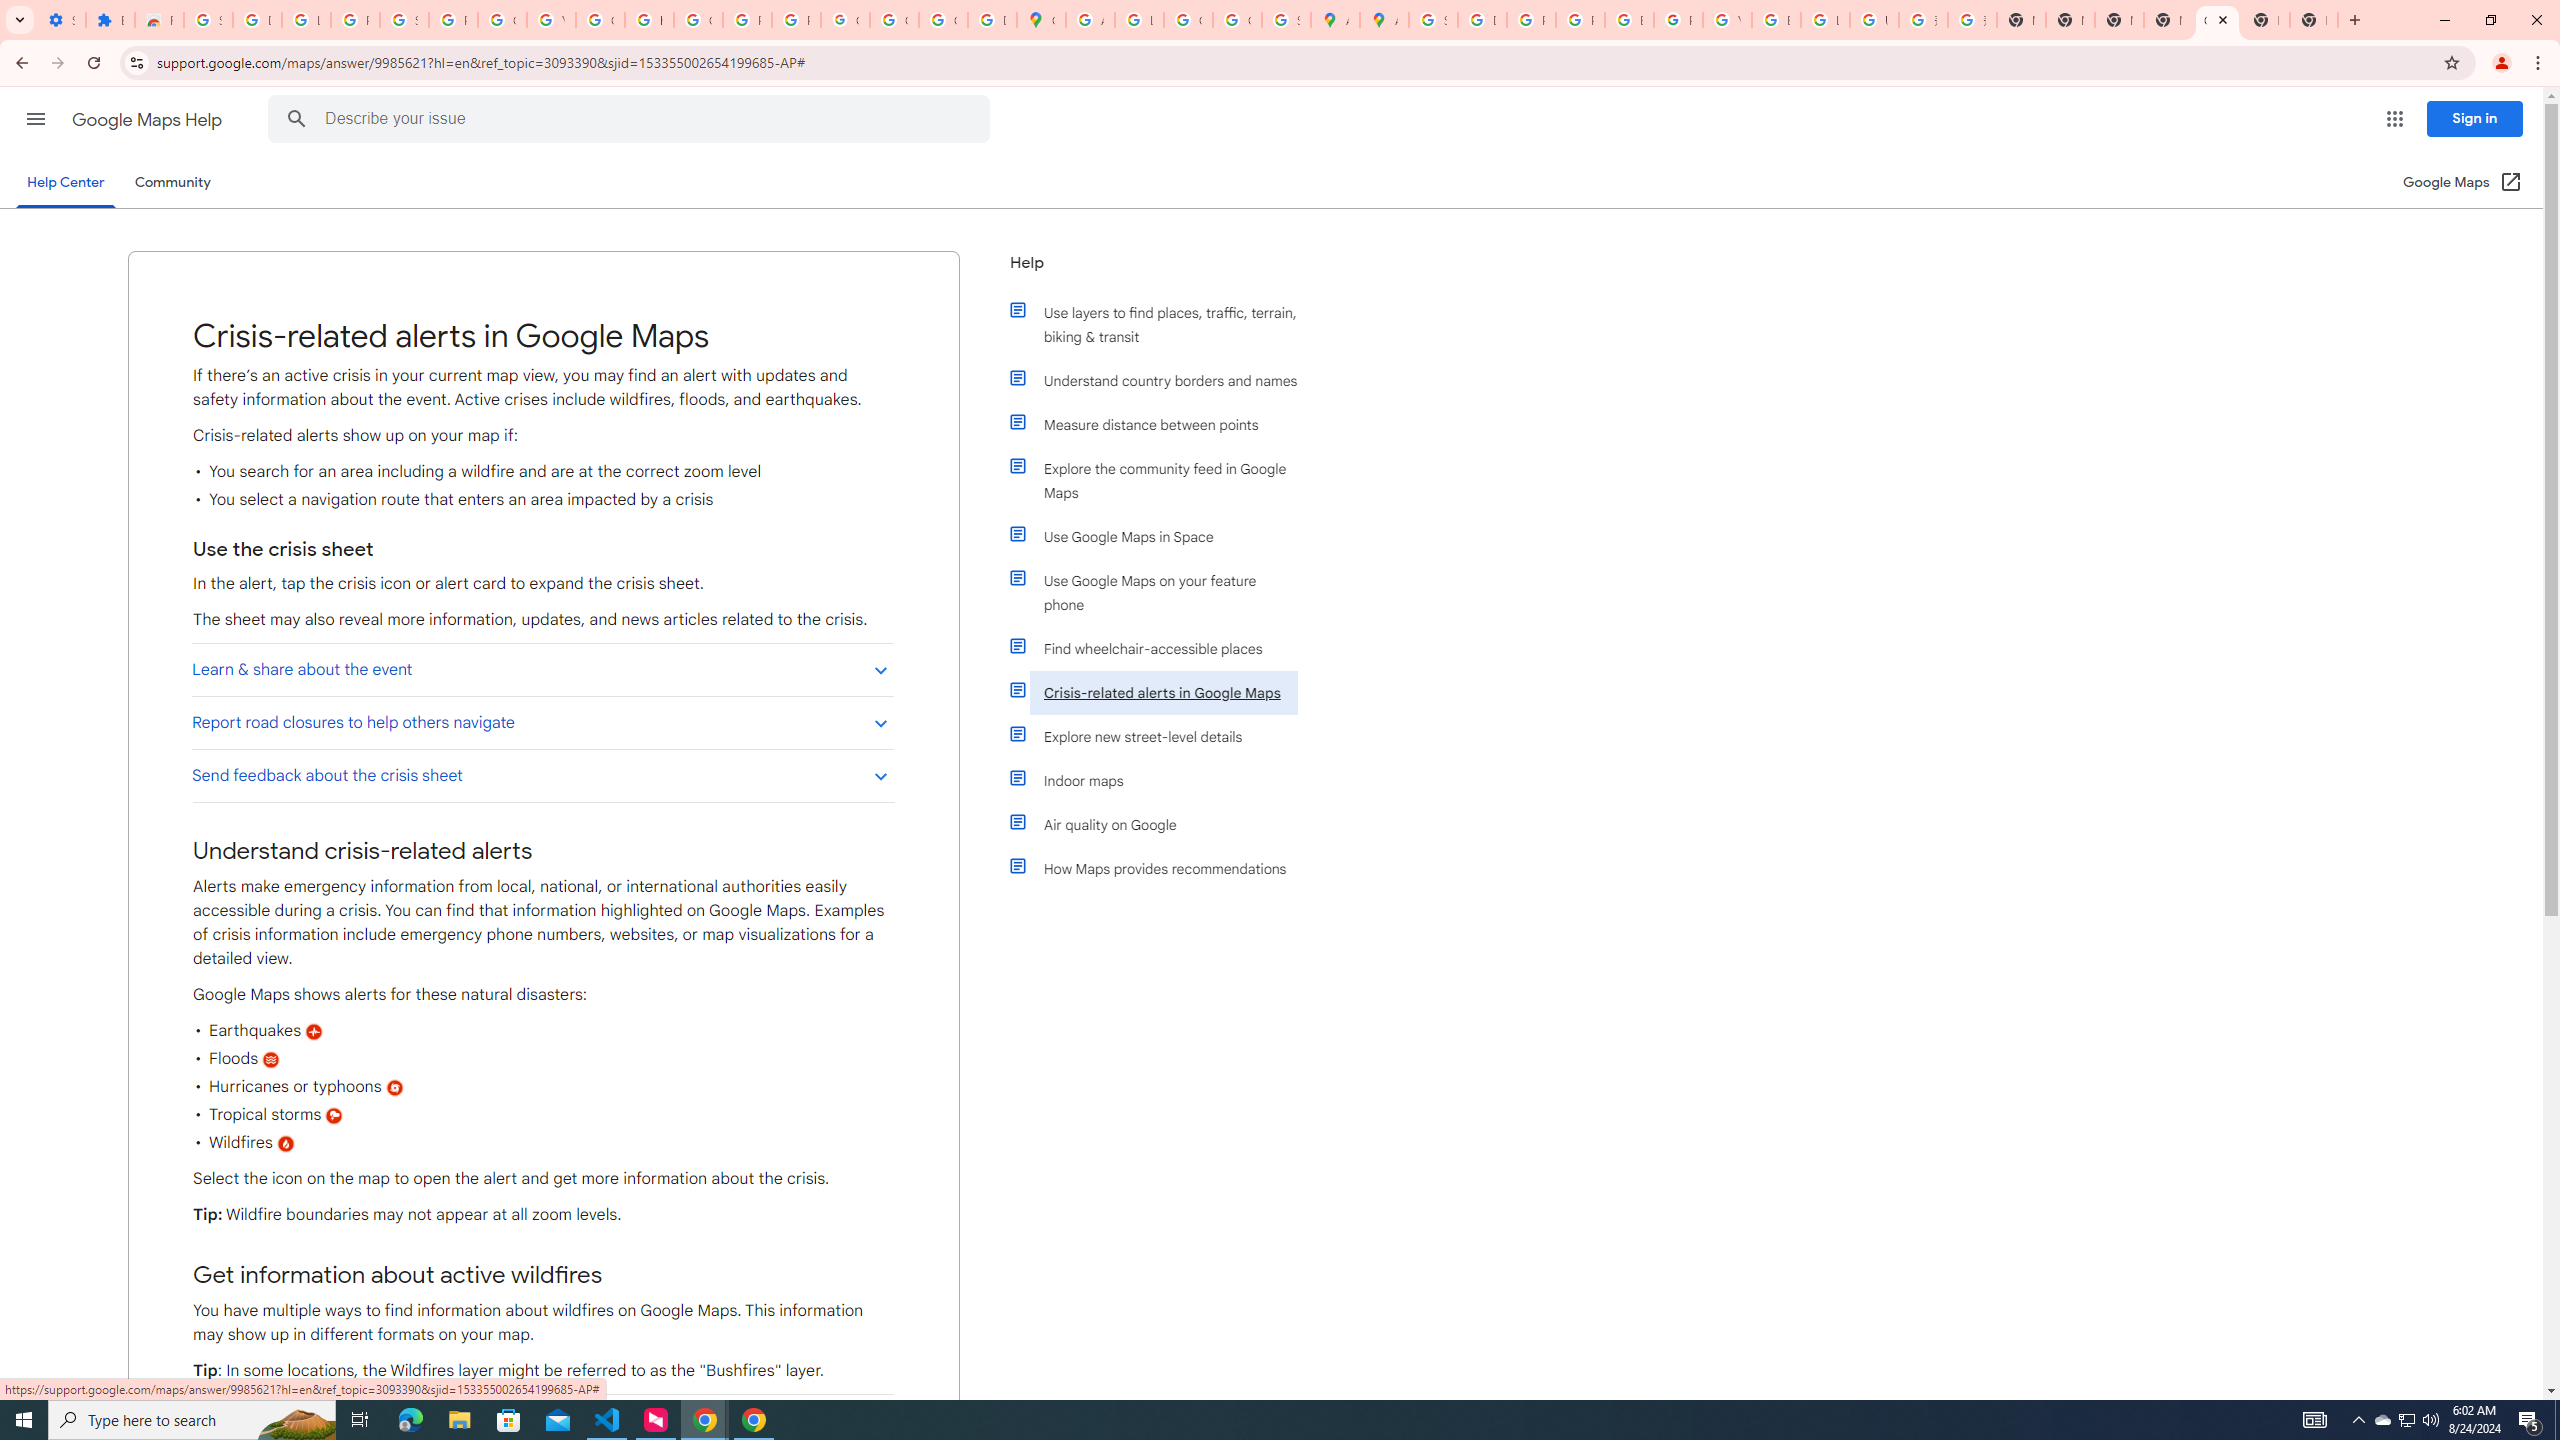  I want to click on 'Google Maps Help', so click(148, 119).